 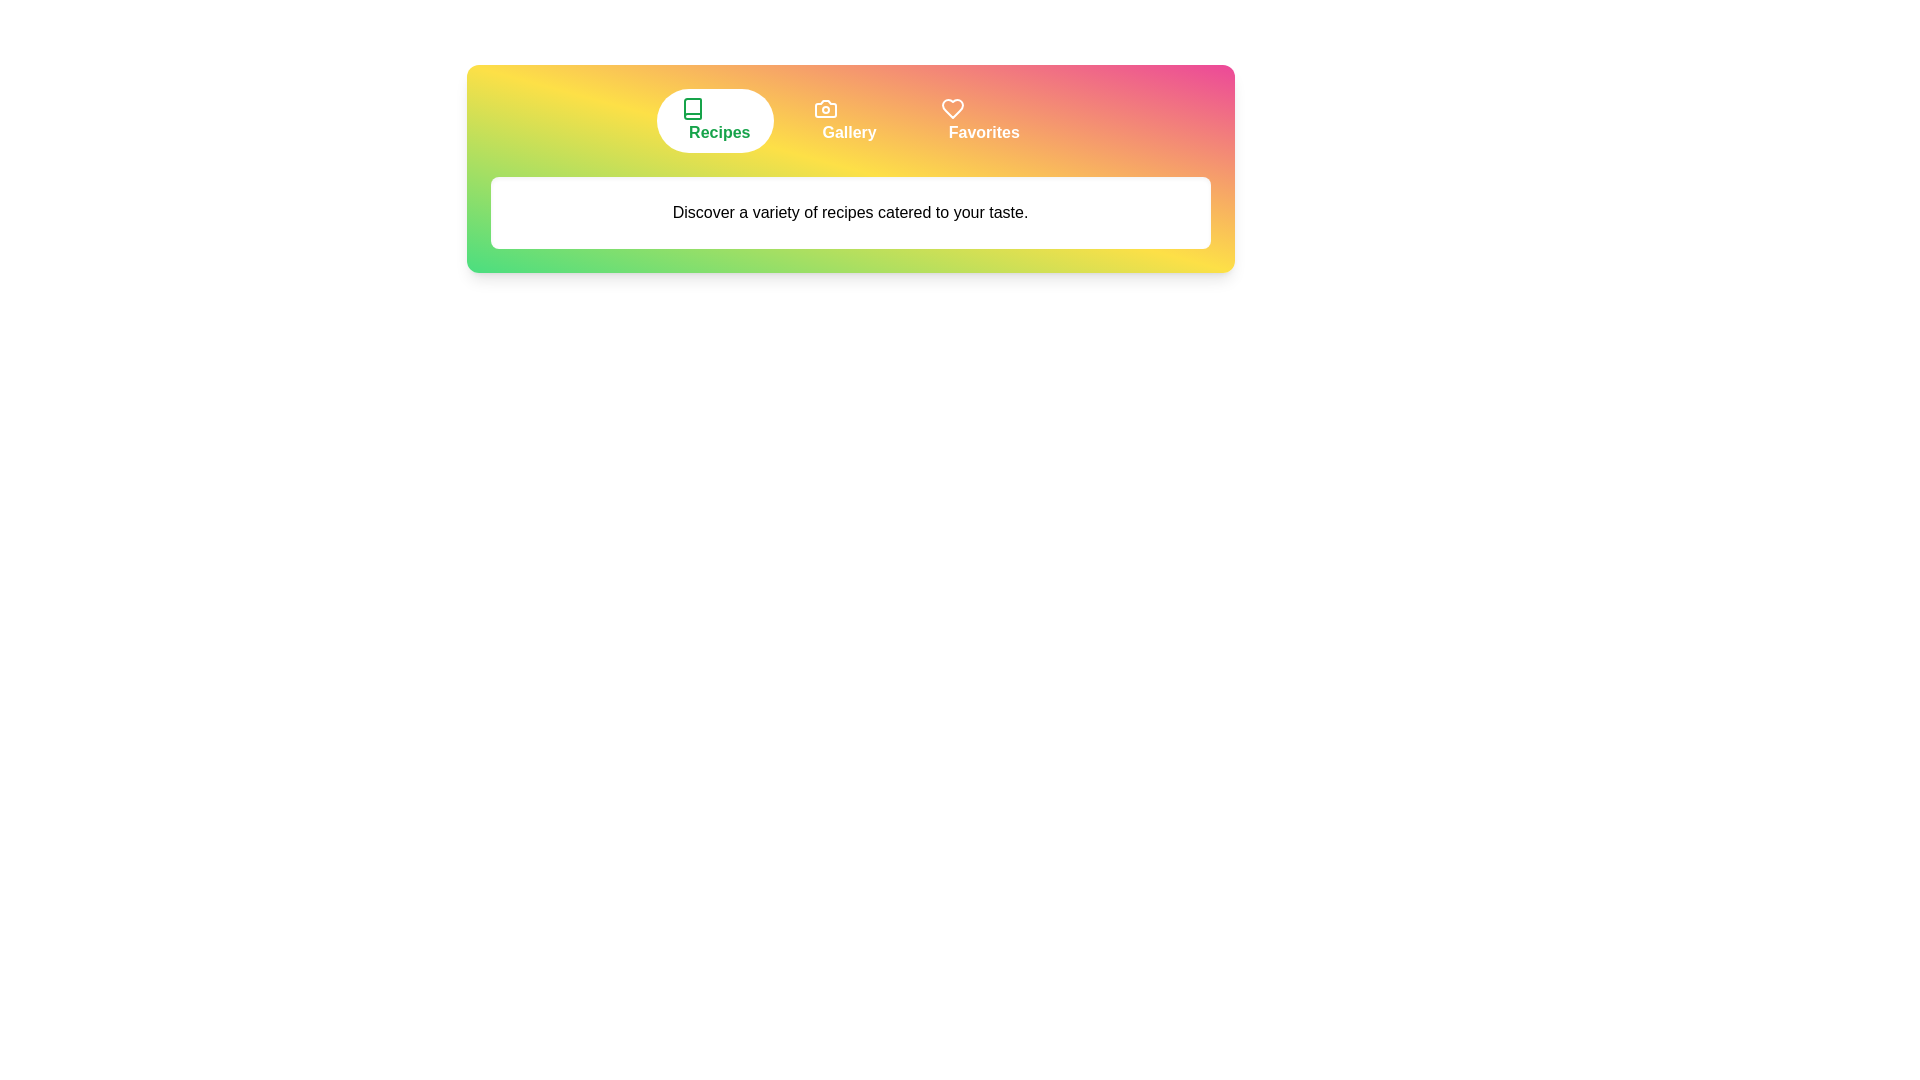 What do you see at coordinates (979, 120) in the screenshot?
I see `the tab labeled 'Favorites' to view its content` at bounding box center [979, 120].